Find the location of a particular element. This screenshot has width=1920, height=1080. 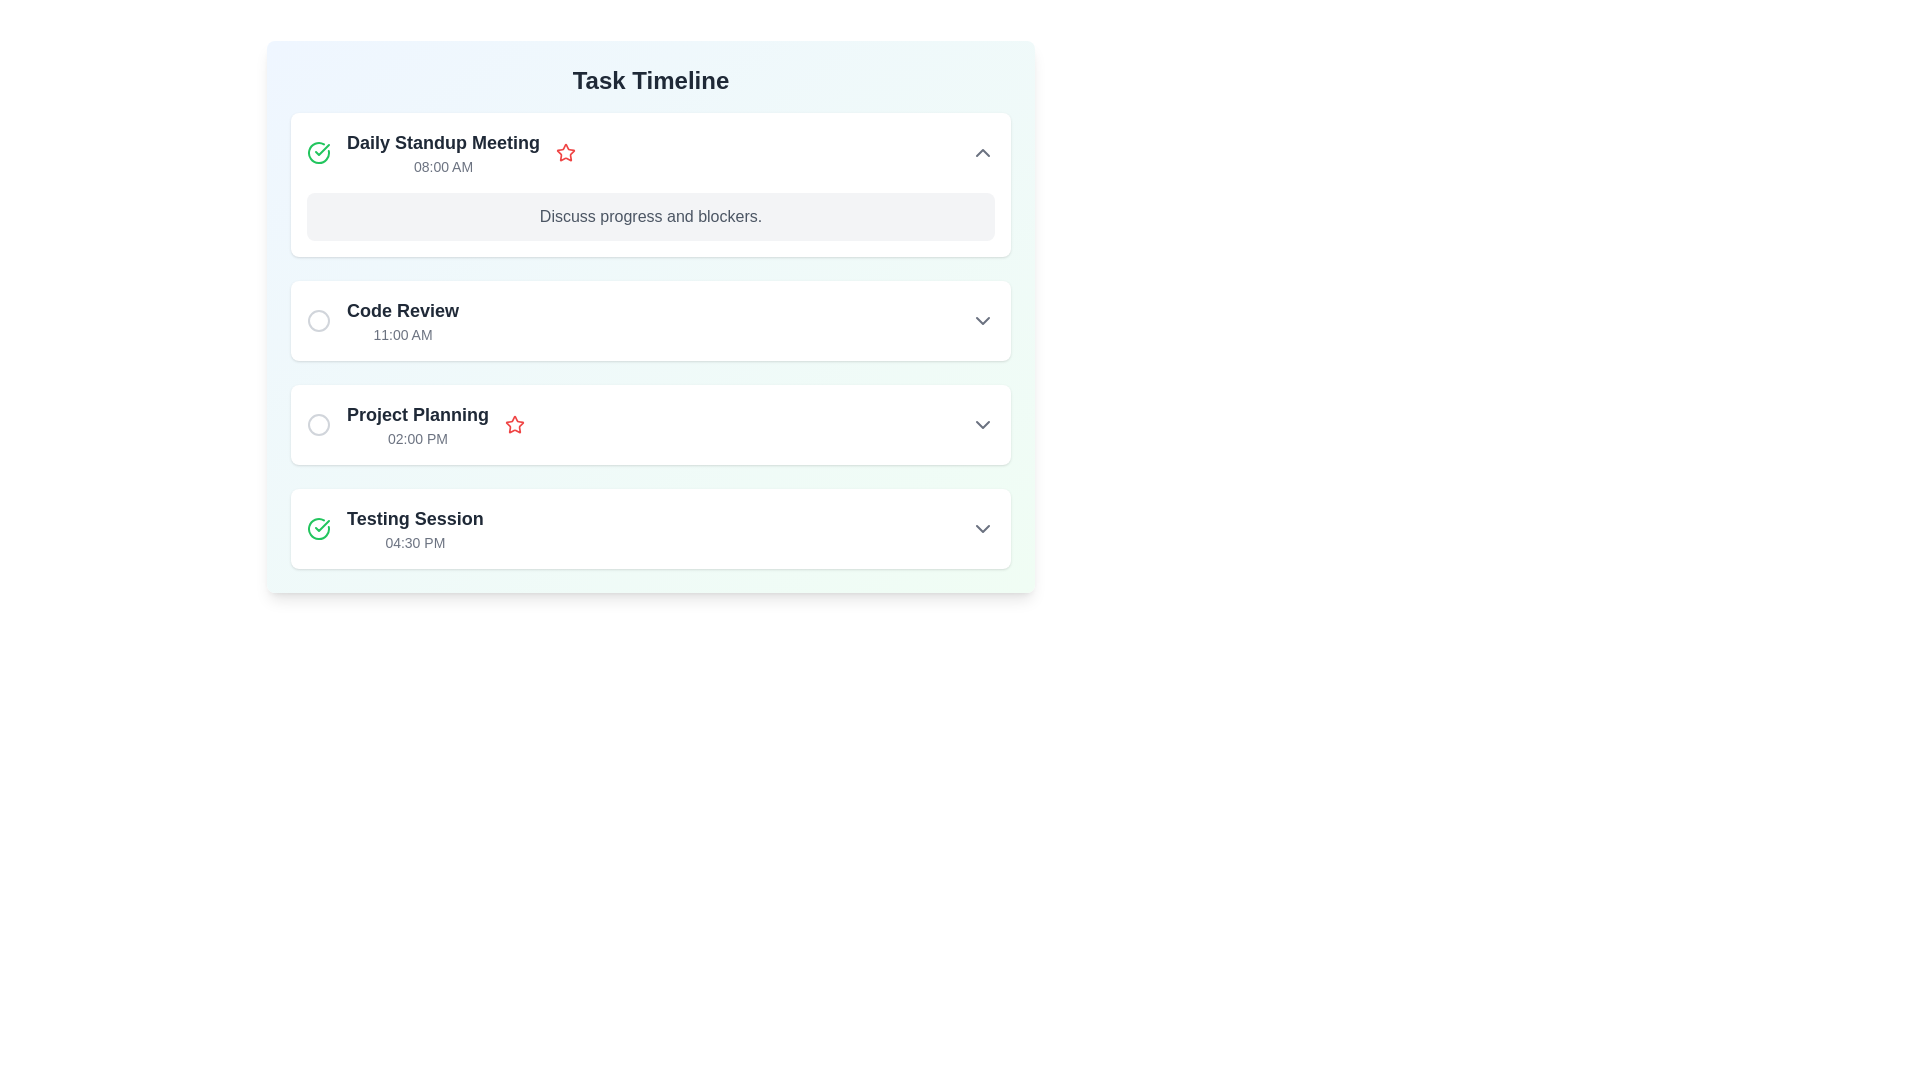

the downward-pointing arrow icon located to the right of the text 'Project Planning' and '02:00 PM' is located at coordinates (983, 423).